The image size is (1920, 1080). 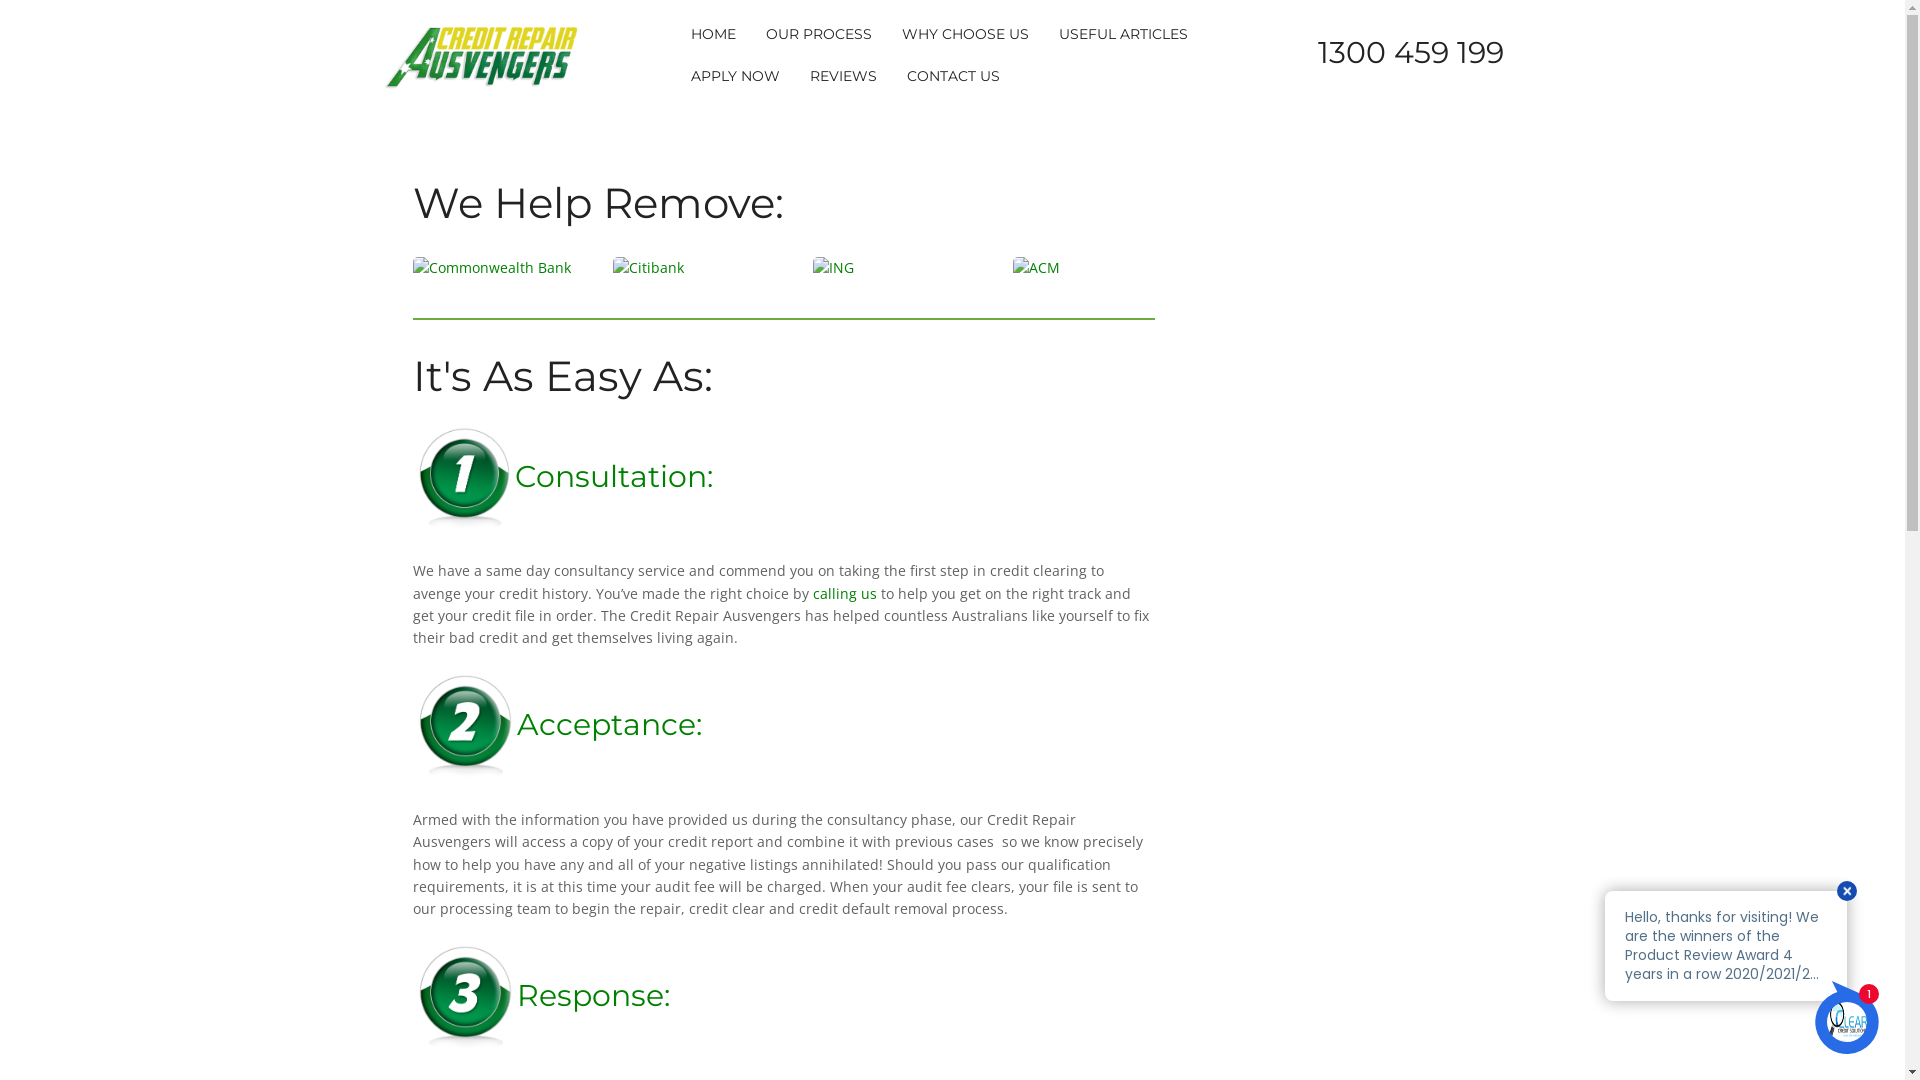 I want to click on 'ING', so click(x=896, y=266).